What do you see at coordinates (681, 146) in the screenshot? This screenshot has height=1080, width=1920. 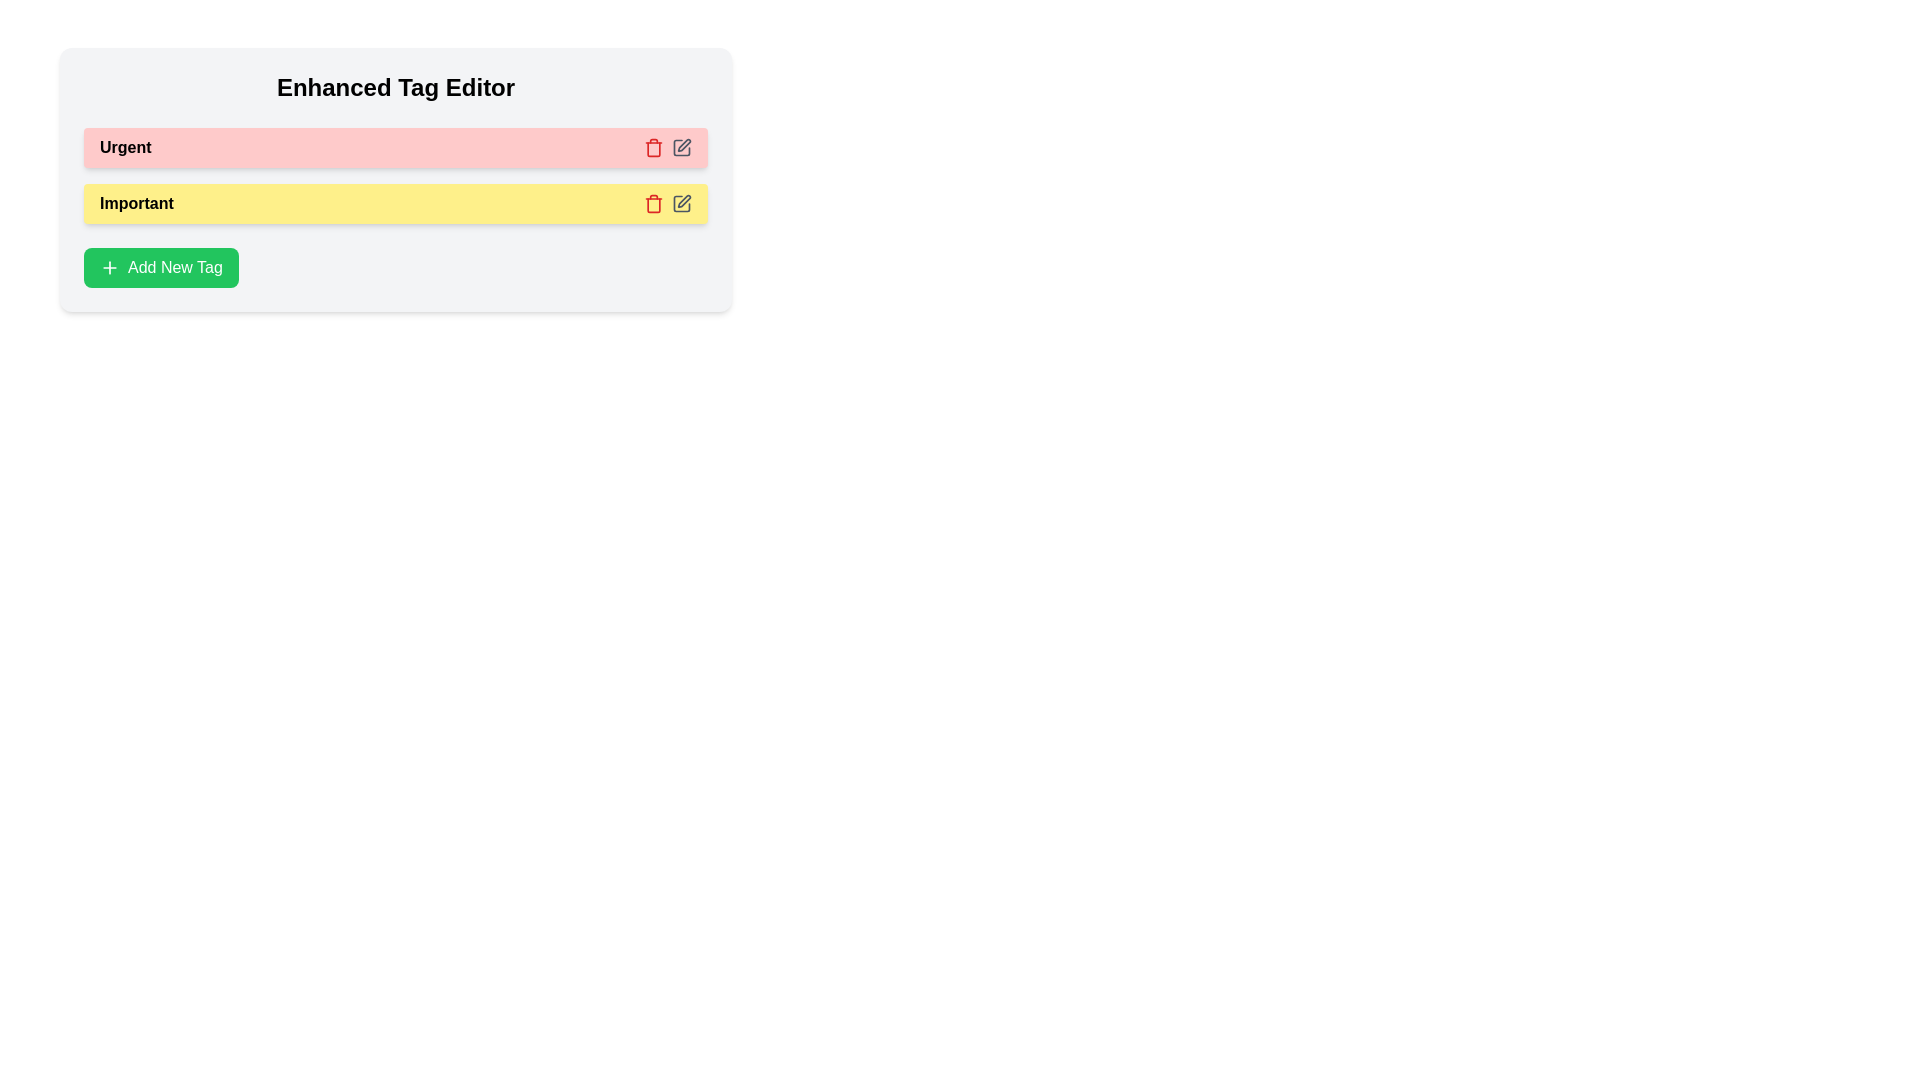 I see `the edit button located to the right of the 'Urgent' tag, which is the second button in the horizontal group of icons` at bounding box center [681, 146].